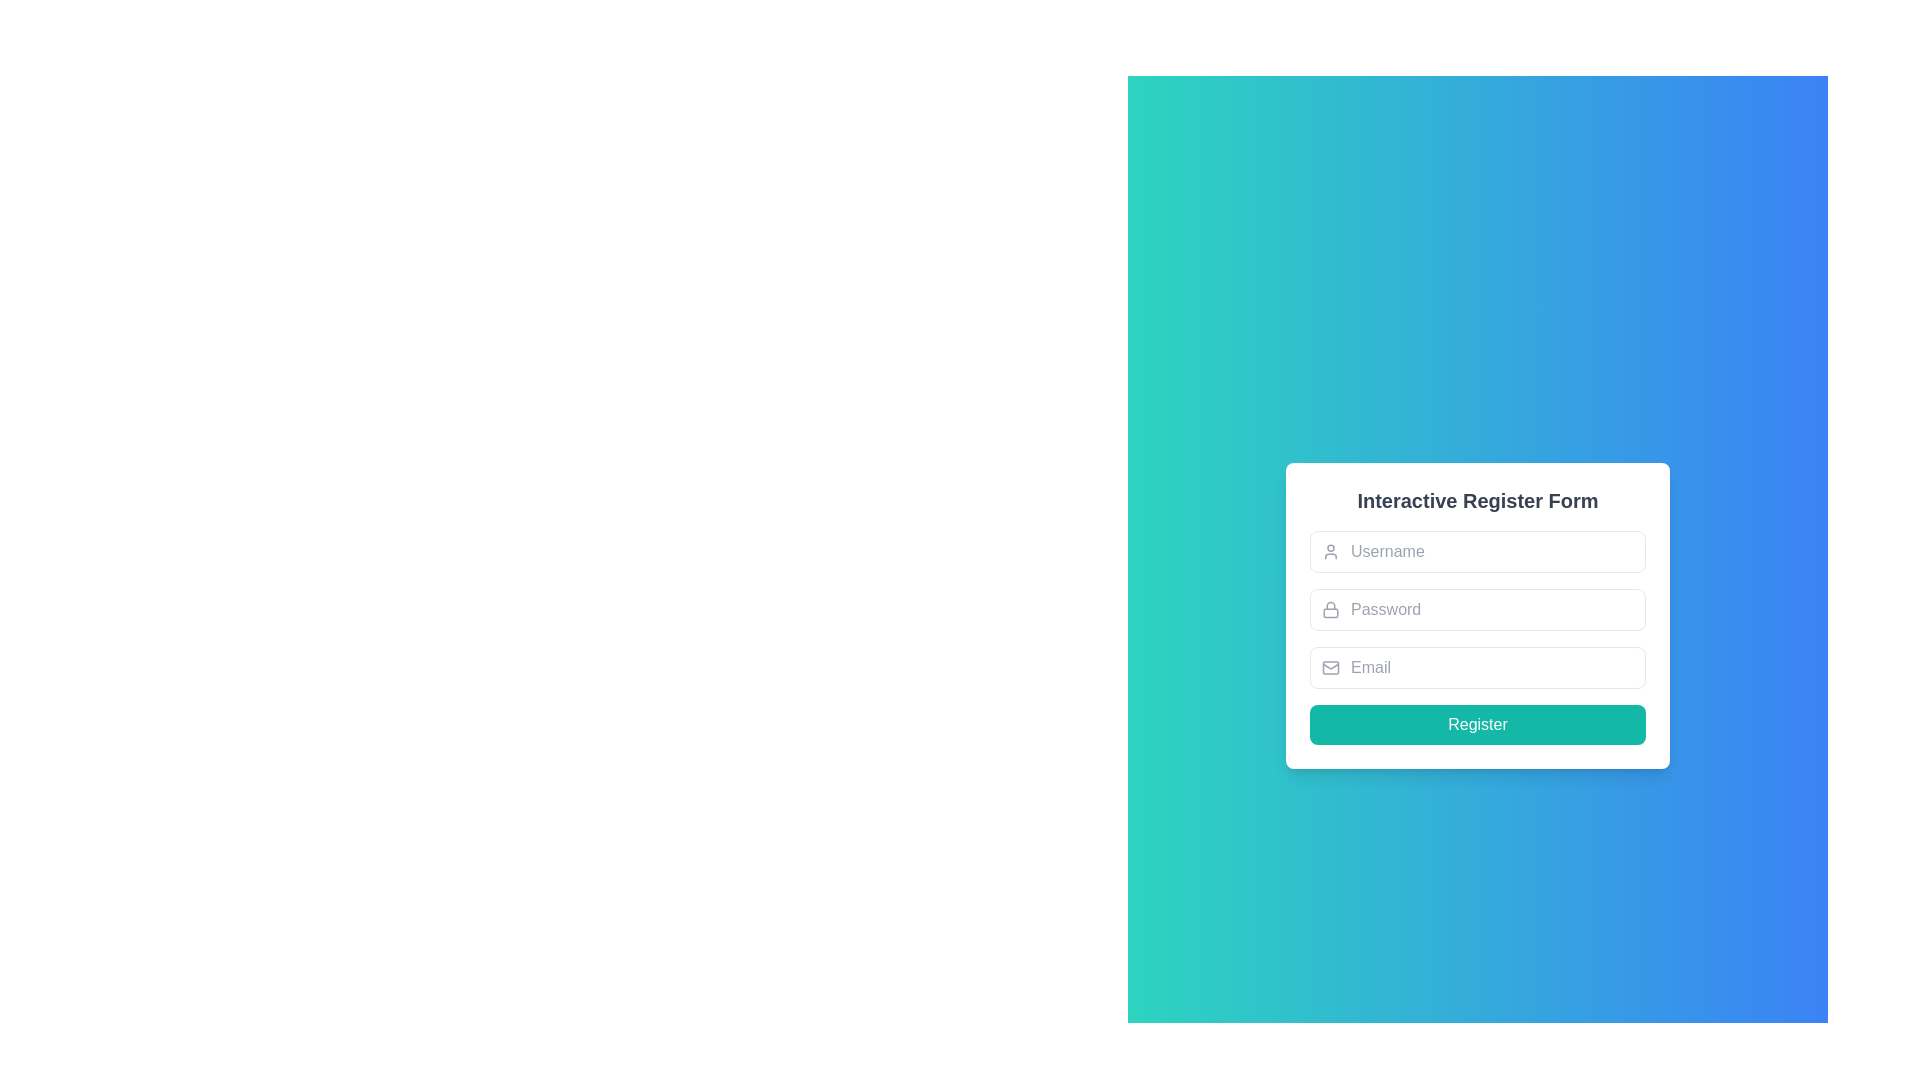 The image size is (1920, 1080). I want to click on the 'Register' Submit button with a teal background and rounded corners located at the bottom of the registration form, so click(1478, 725).